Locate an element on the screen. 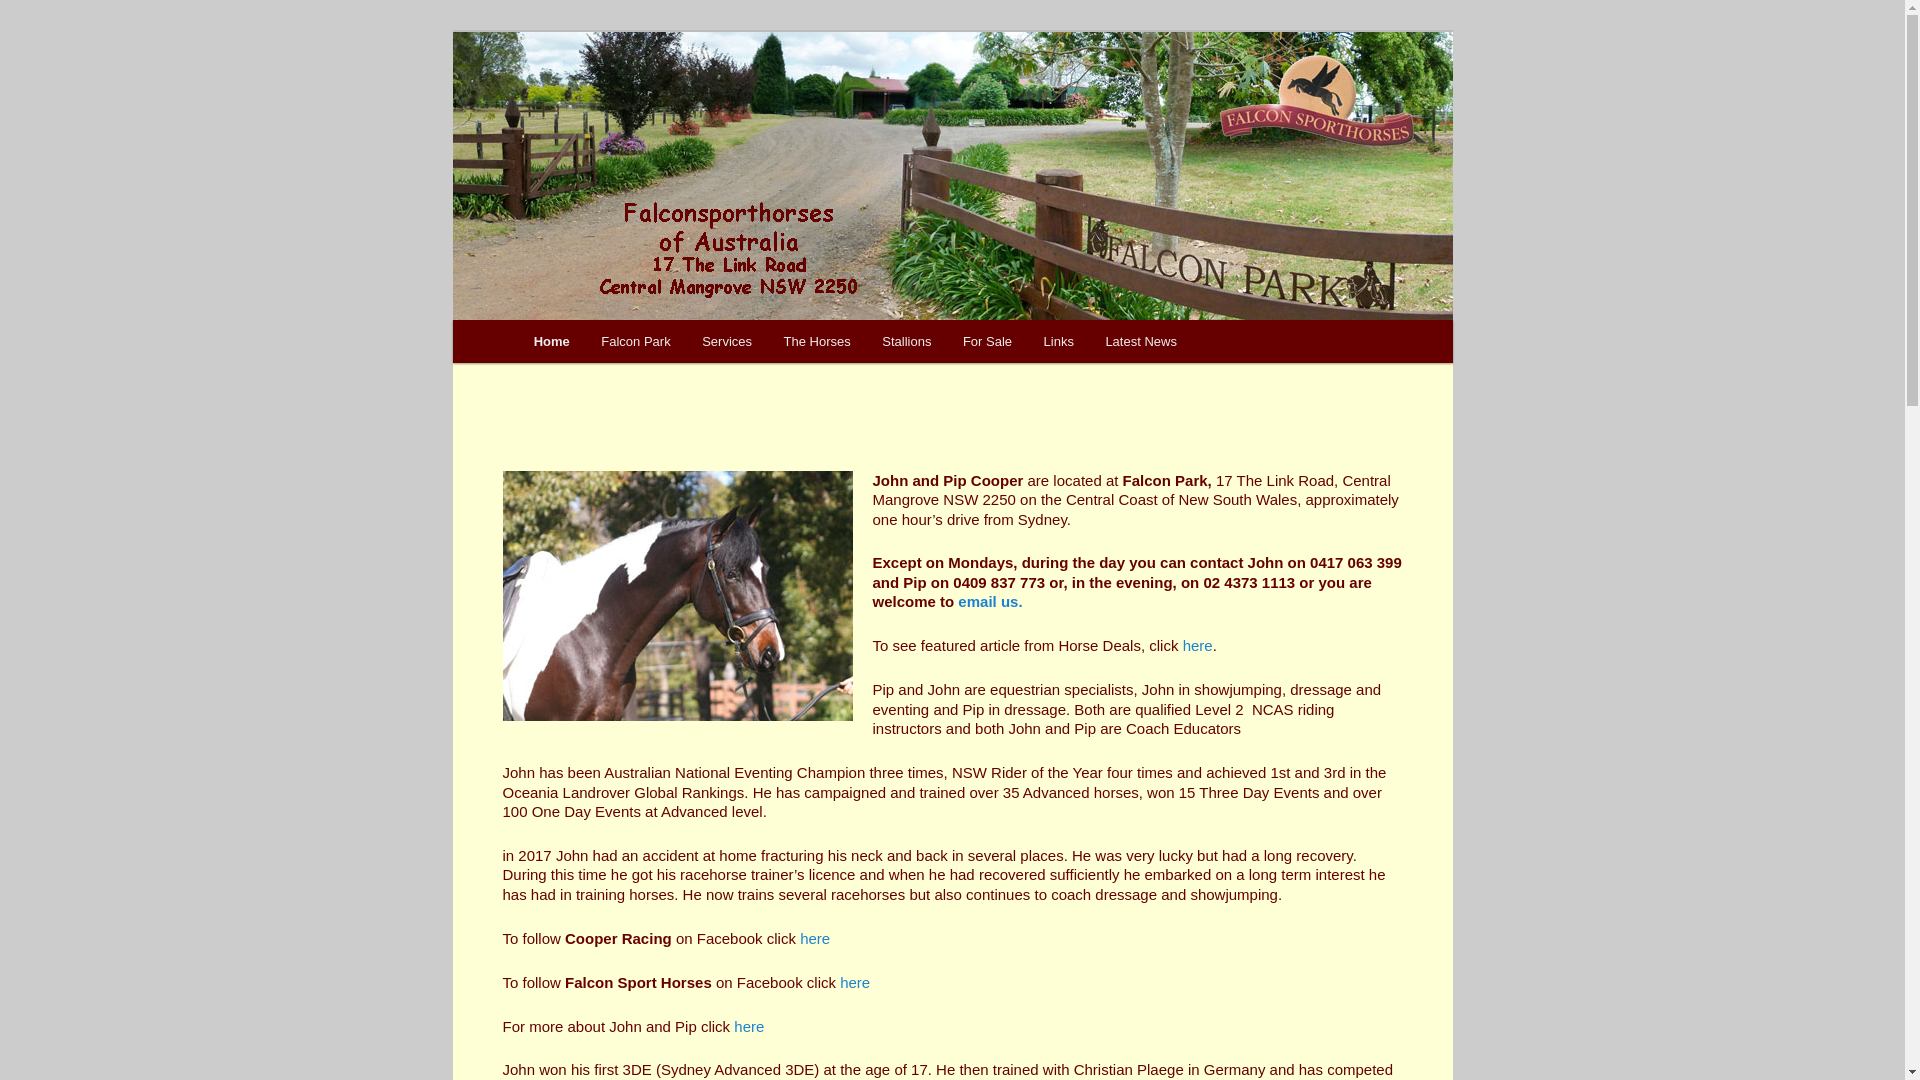 This screenshot has height=1080, width=1920. 'Latest News' is located at coordinates (1088, 340).